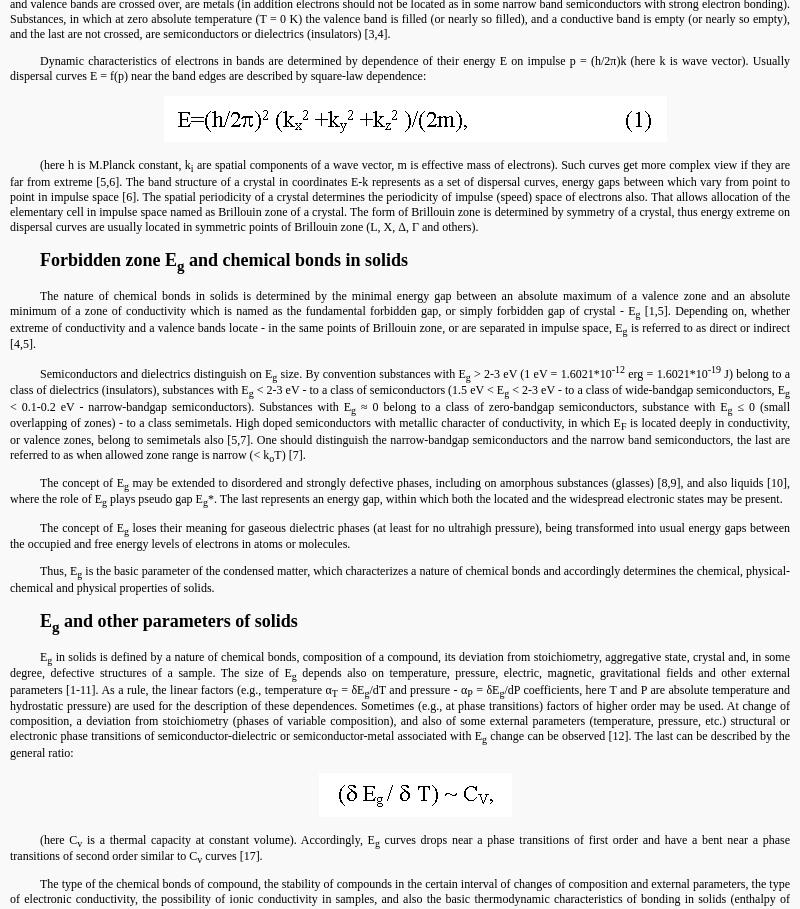 The width and height of the screenshot is (800, 909). Describe the element at coordinates (271, 458) in the screenshot. I see `'o'` at that location.